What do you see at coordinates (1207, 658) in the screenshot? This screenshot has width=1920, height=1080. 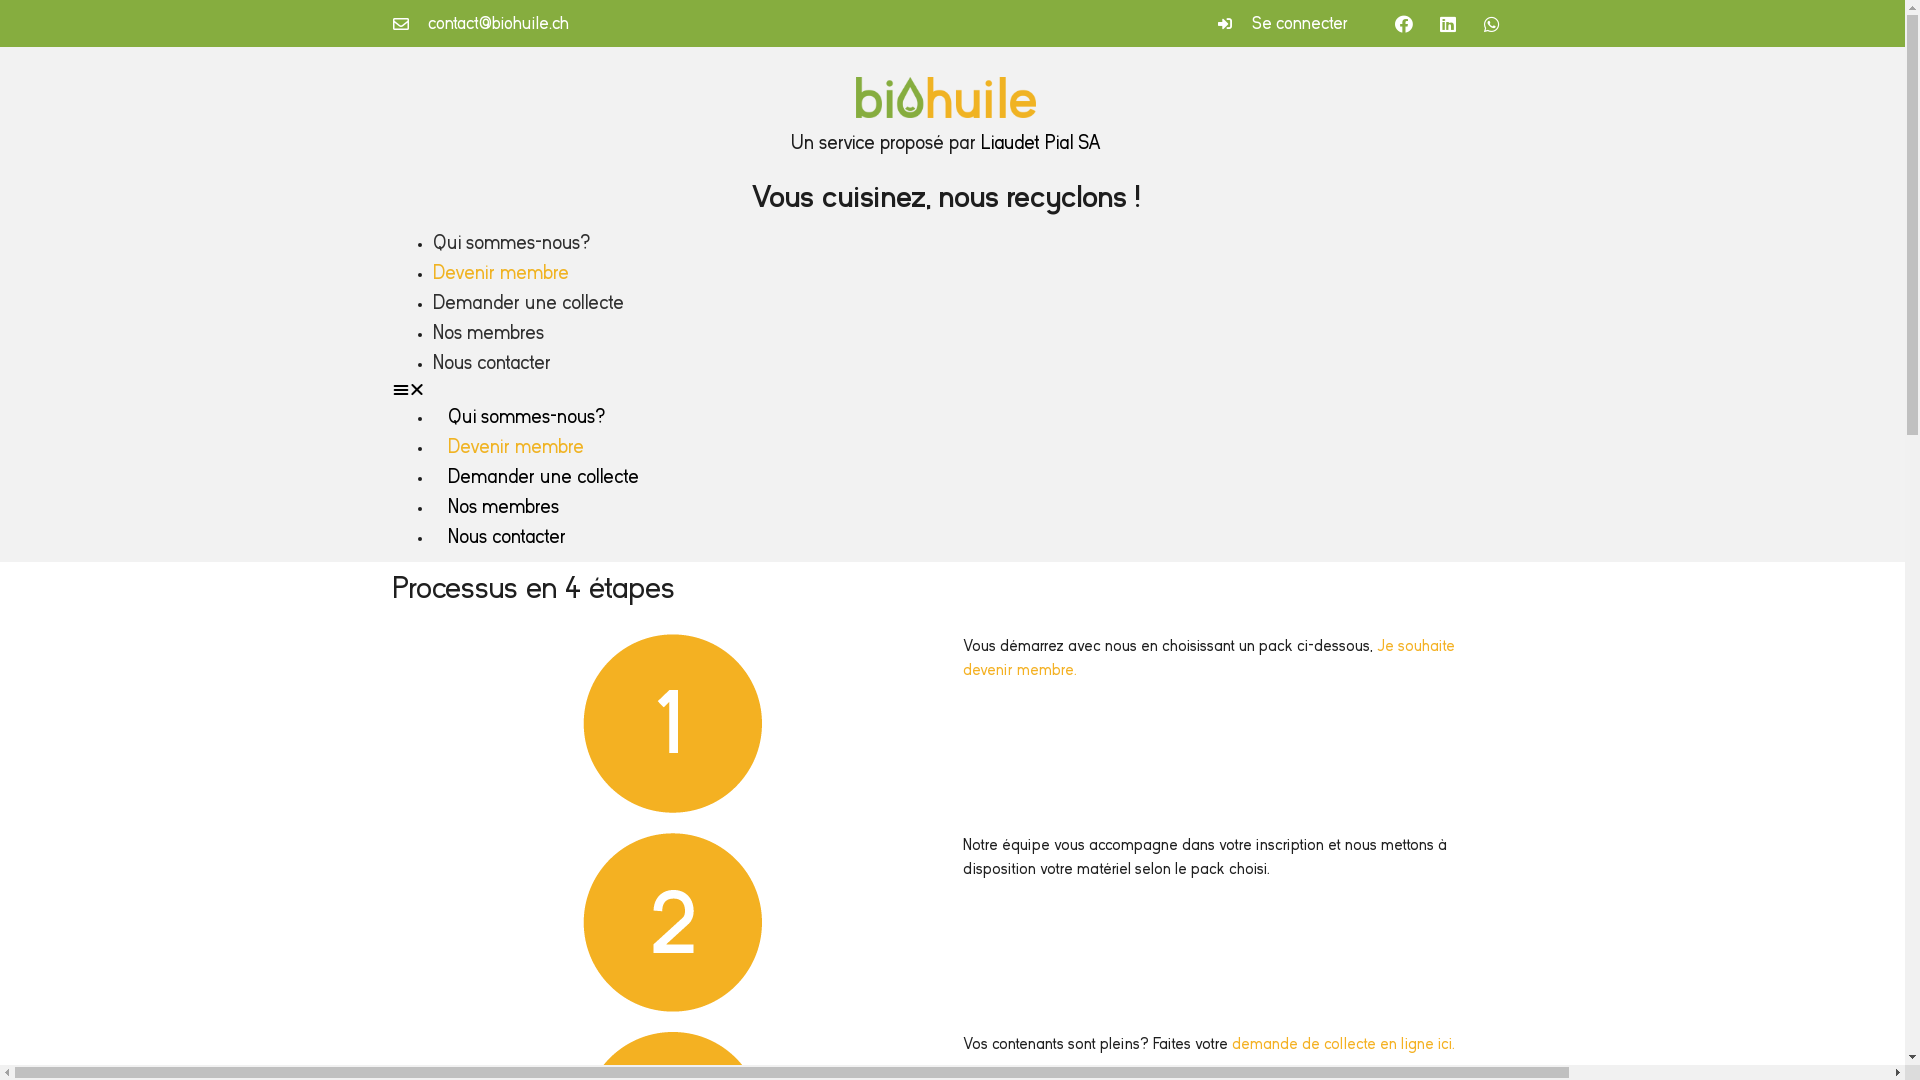 I see `'Je souhaite devenir membre.'` at bounding box center [1207, 658].